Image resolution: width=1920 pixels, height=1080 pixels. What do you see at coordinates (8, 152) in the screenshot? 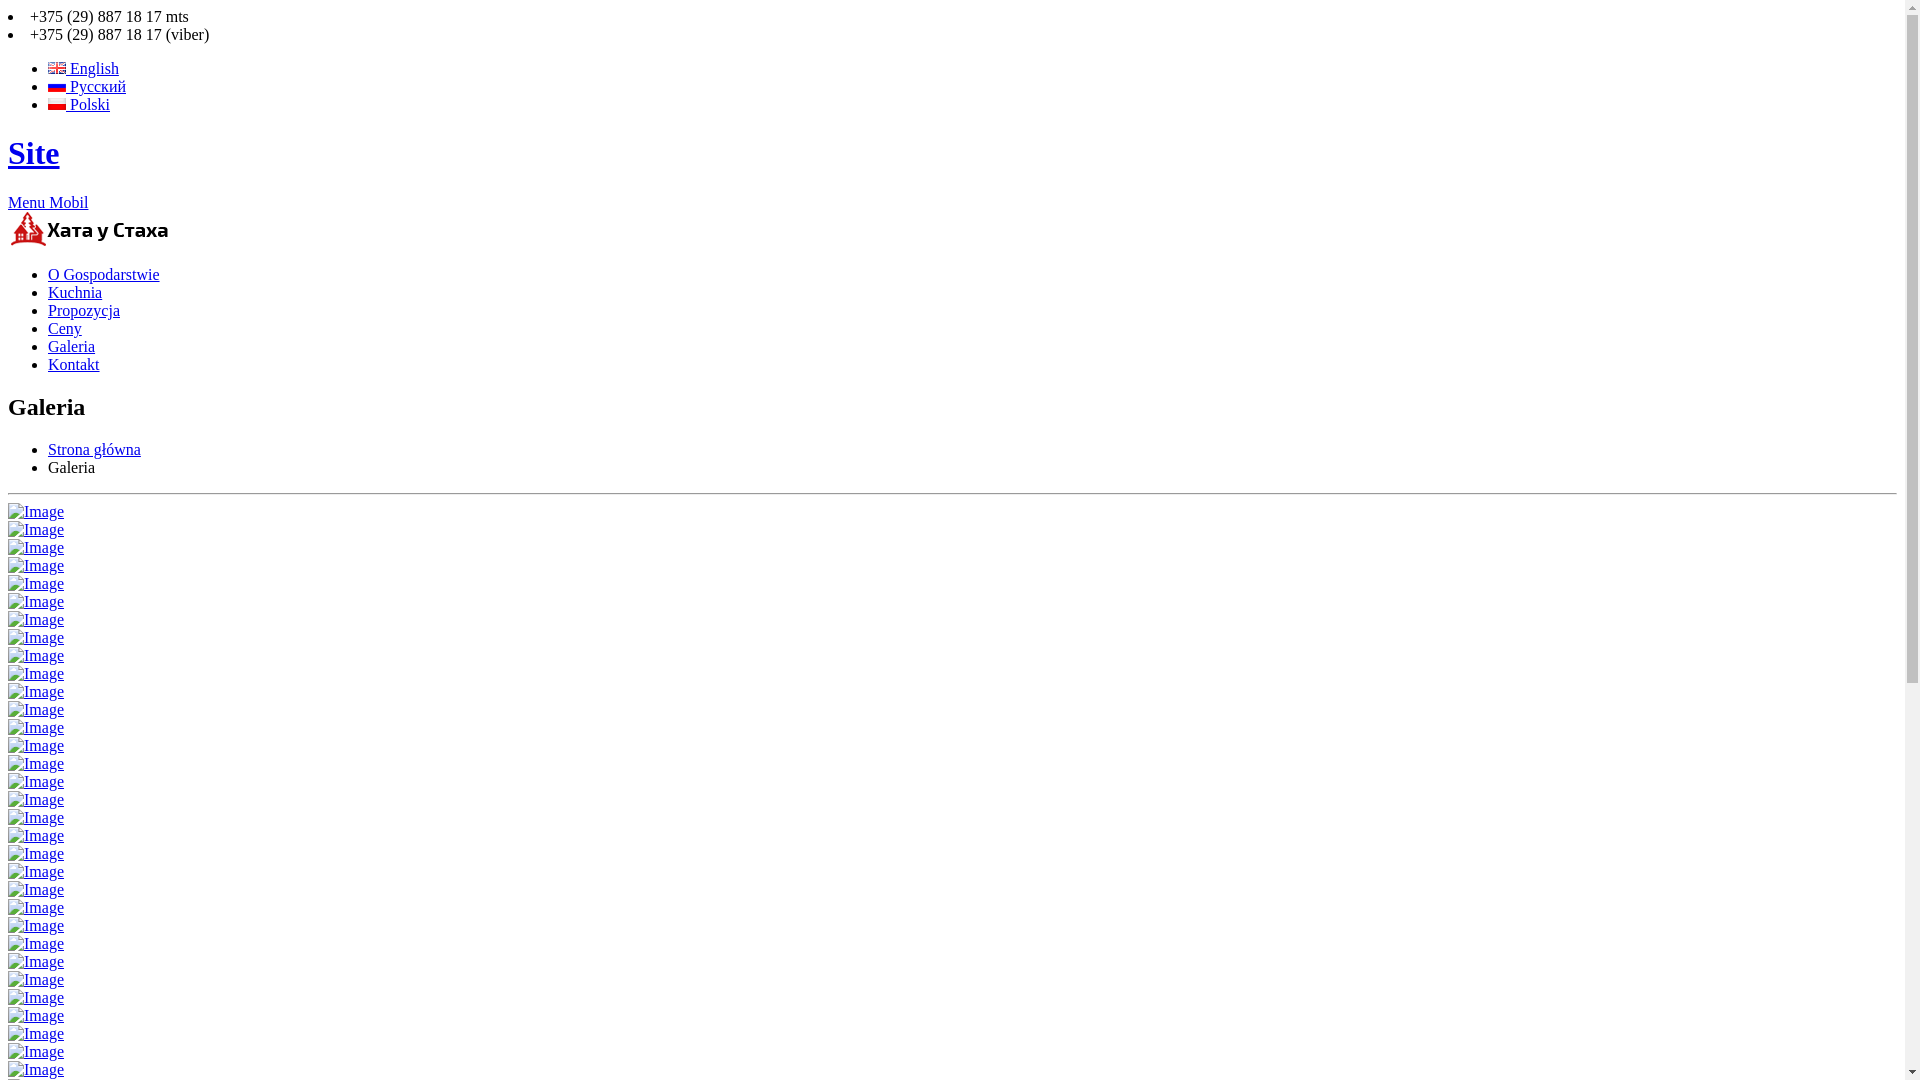
I see `'Site'` at bounding box center [8, 152].